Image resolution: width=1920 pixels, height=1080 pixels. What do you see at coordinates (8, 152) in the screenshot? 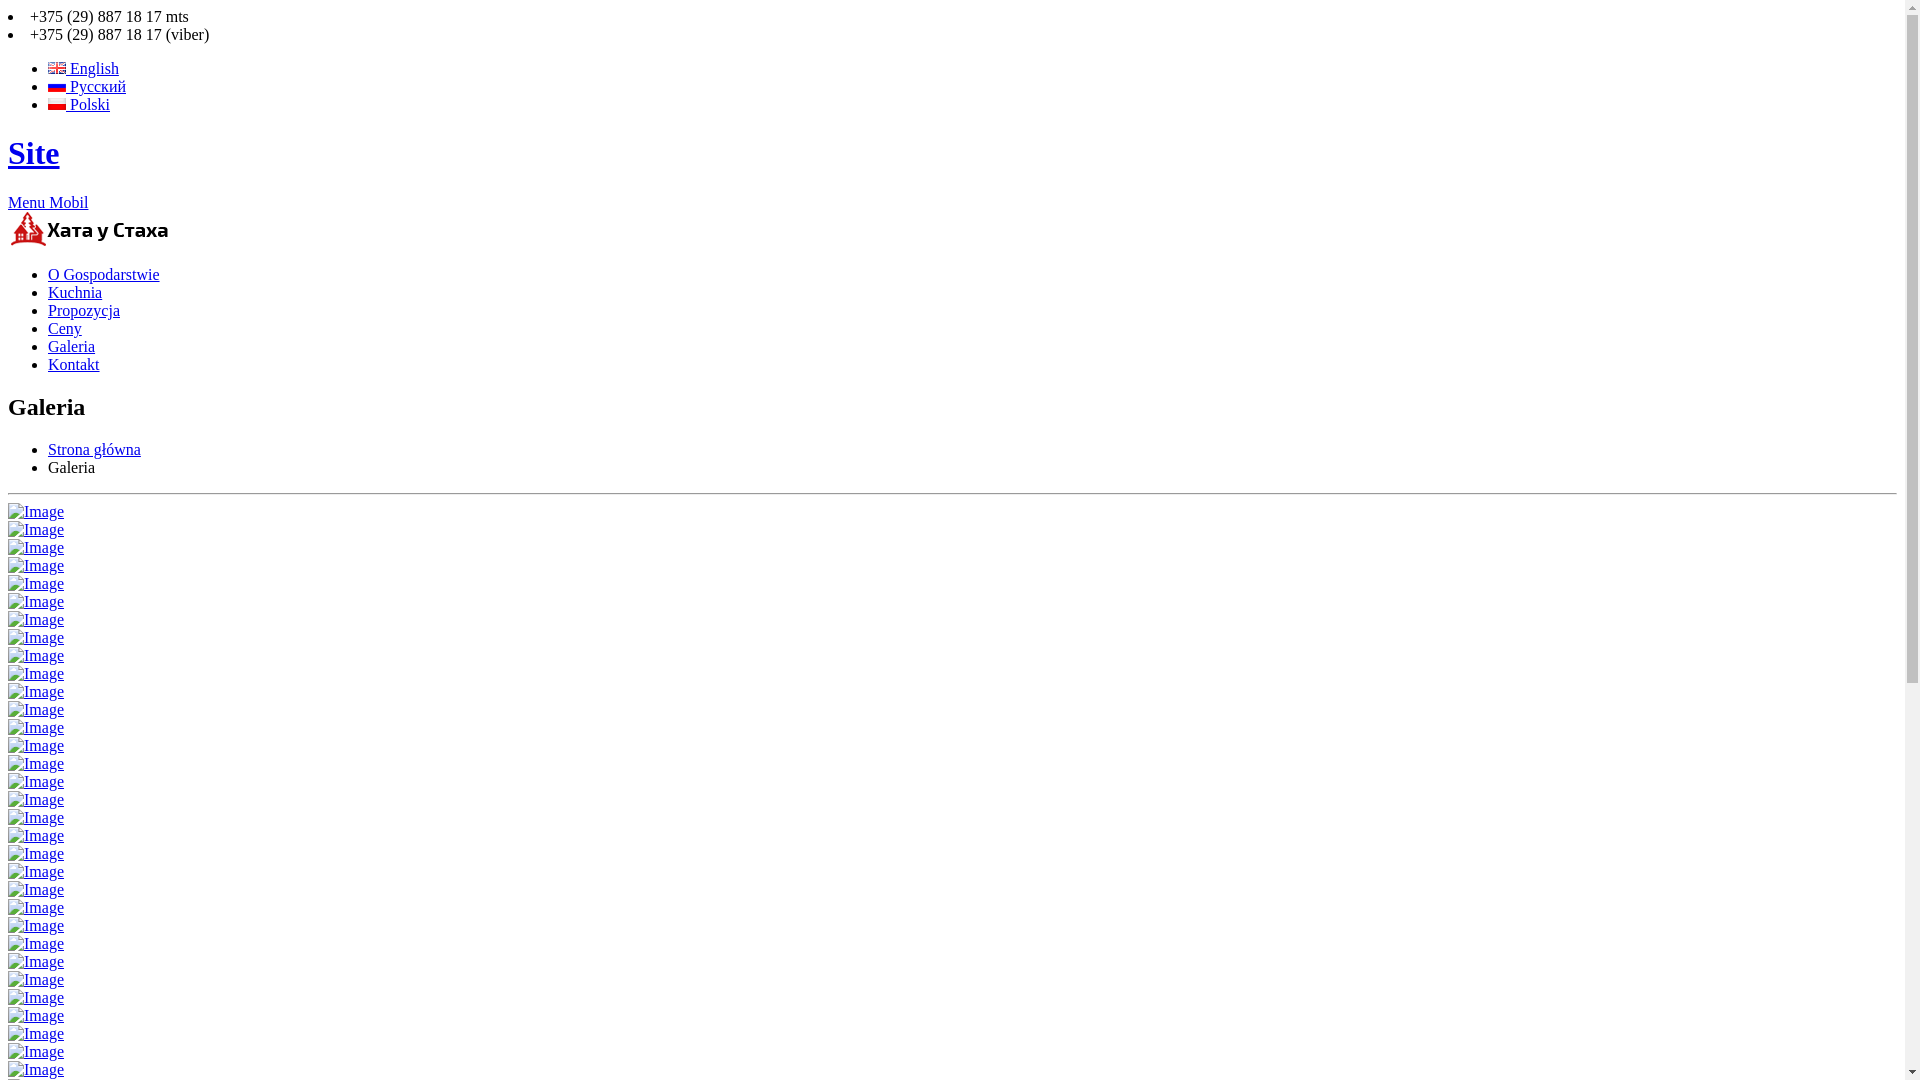
I see `'Site'` at bounding box center [8, 152].